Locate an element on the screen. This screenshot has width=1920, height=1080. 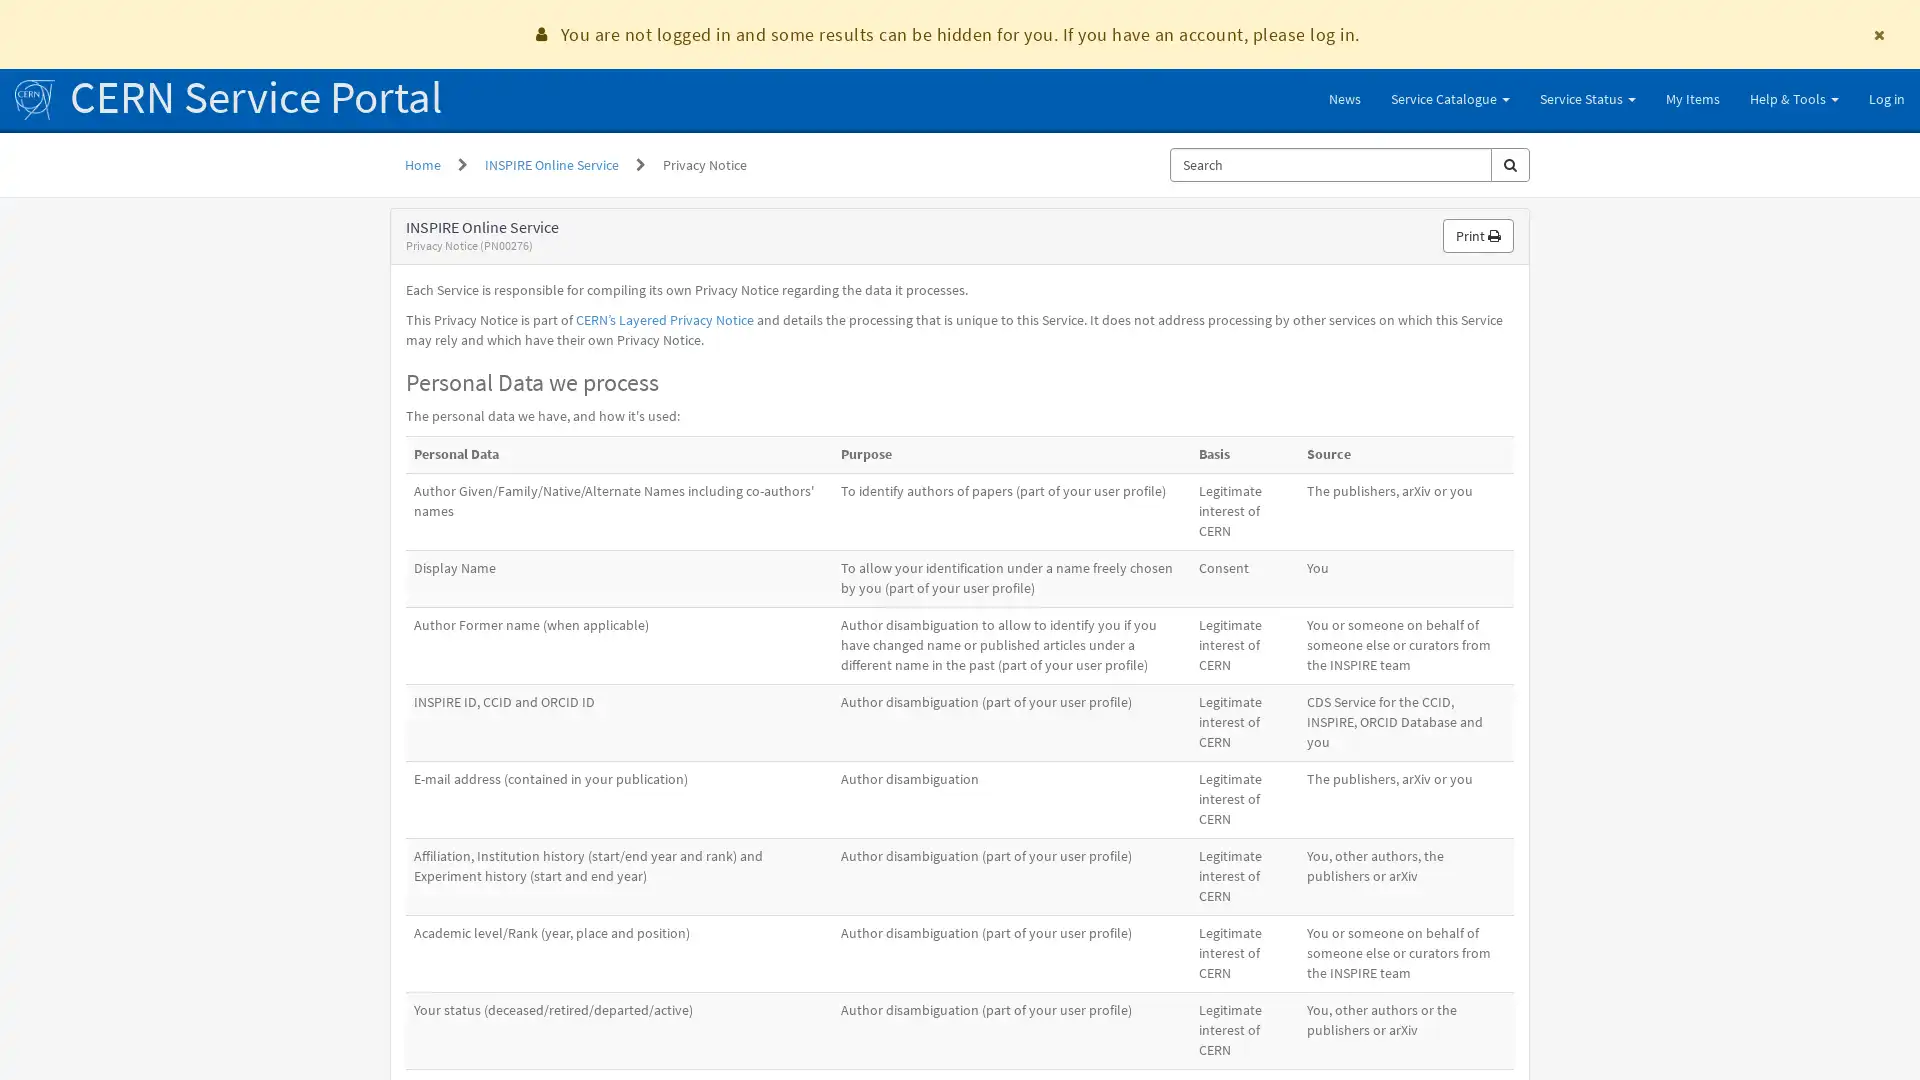
Print is located at coordinates (1478, 234).